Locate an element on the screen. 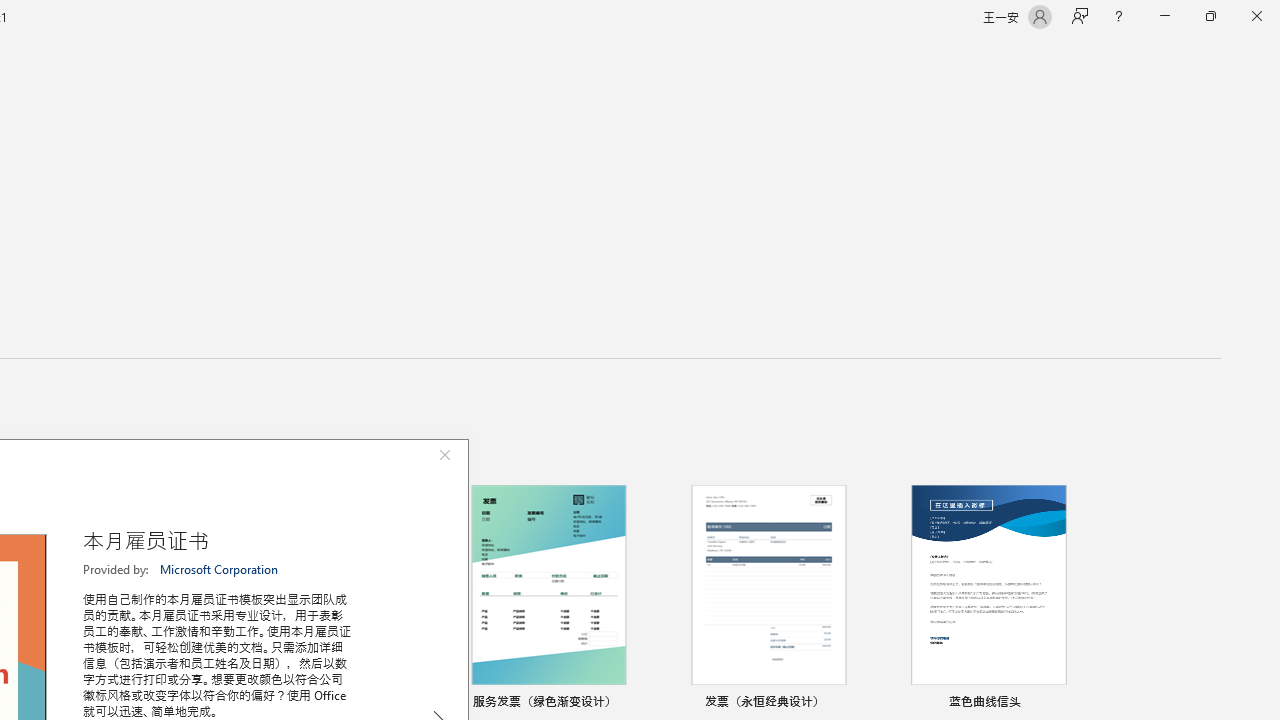 Image resolution: width=1280 pixels, height=720 pixels. 'Pin to list' is located at coordinates (1074, 702).